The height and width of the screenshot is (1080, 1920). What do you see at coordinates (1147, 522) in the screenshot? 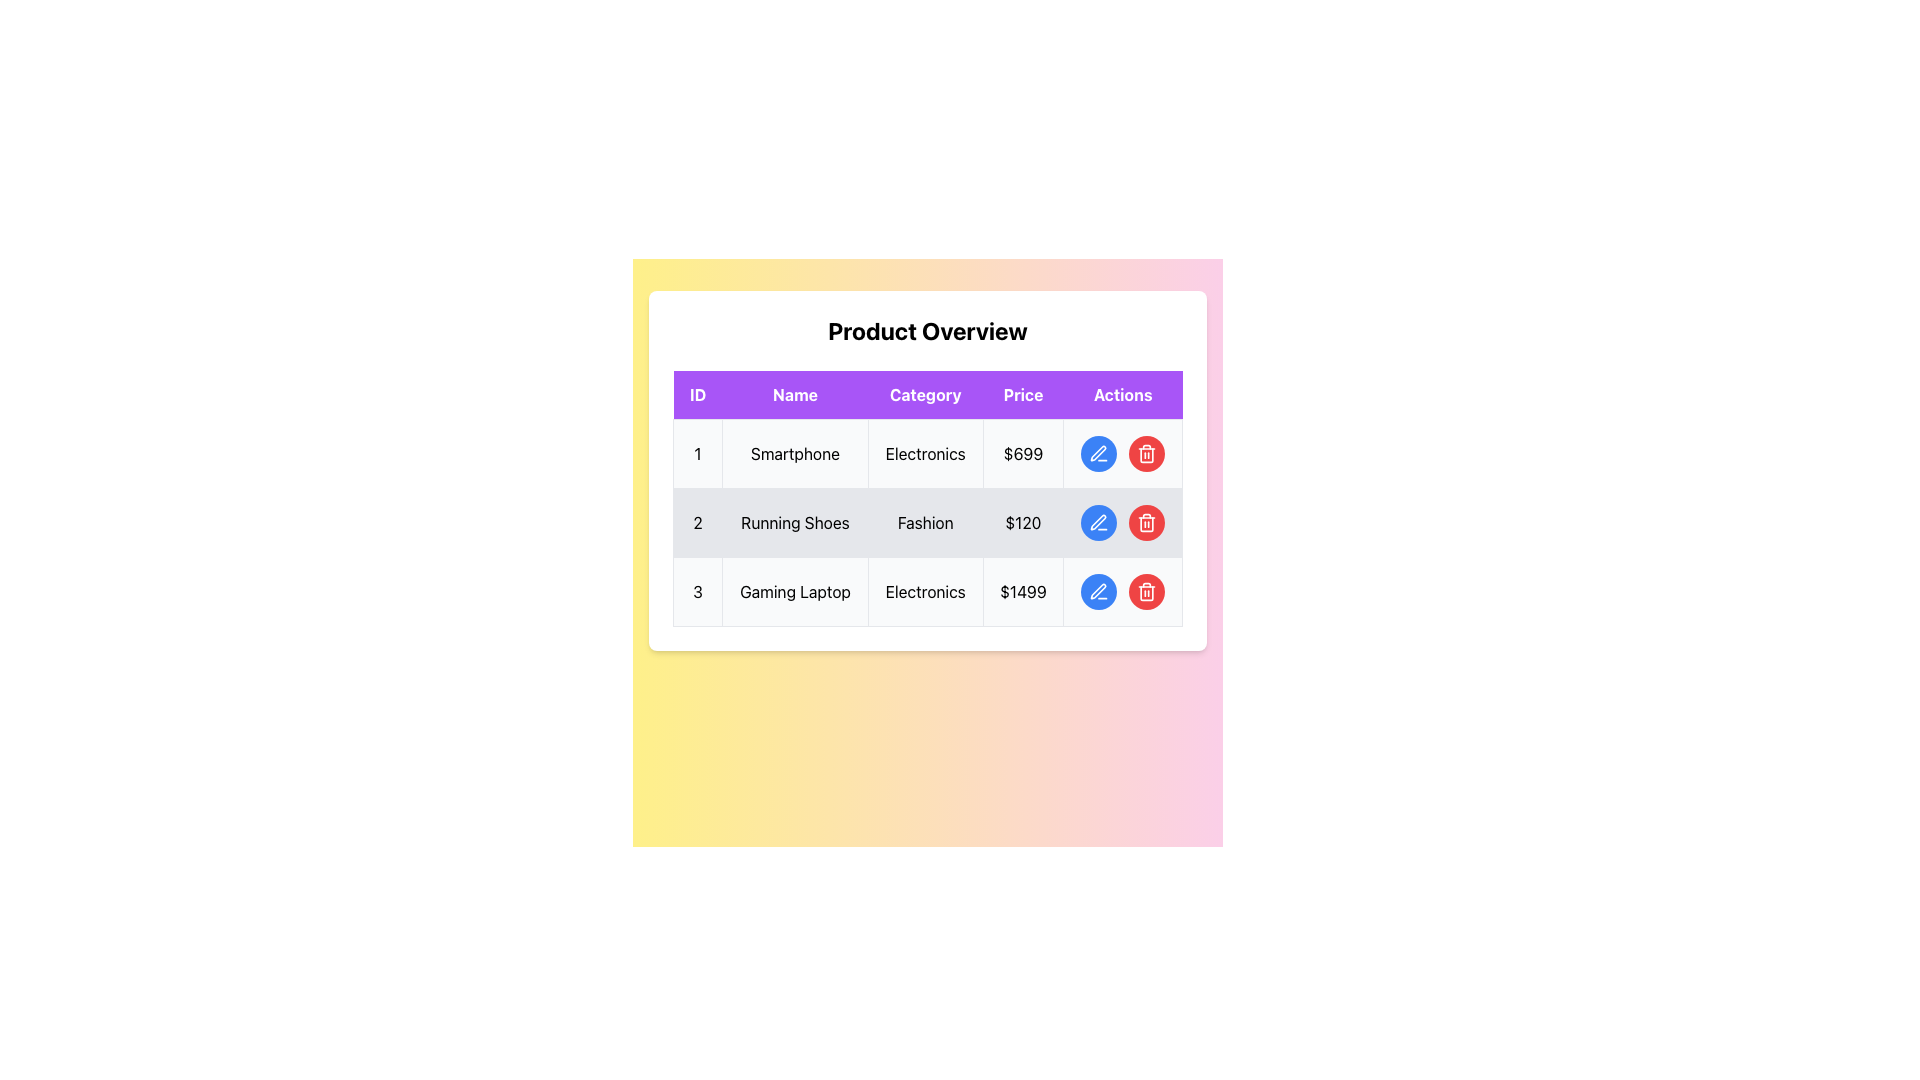
I see `the trash icon button with a red circular background located in the 'Actions' column of the data table` at bounding box center [1147, 522].